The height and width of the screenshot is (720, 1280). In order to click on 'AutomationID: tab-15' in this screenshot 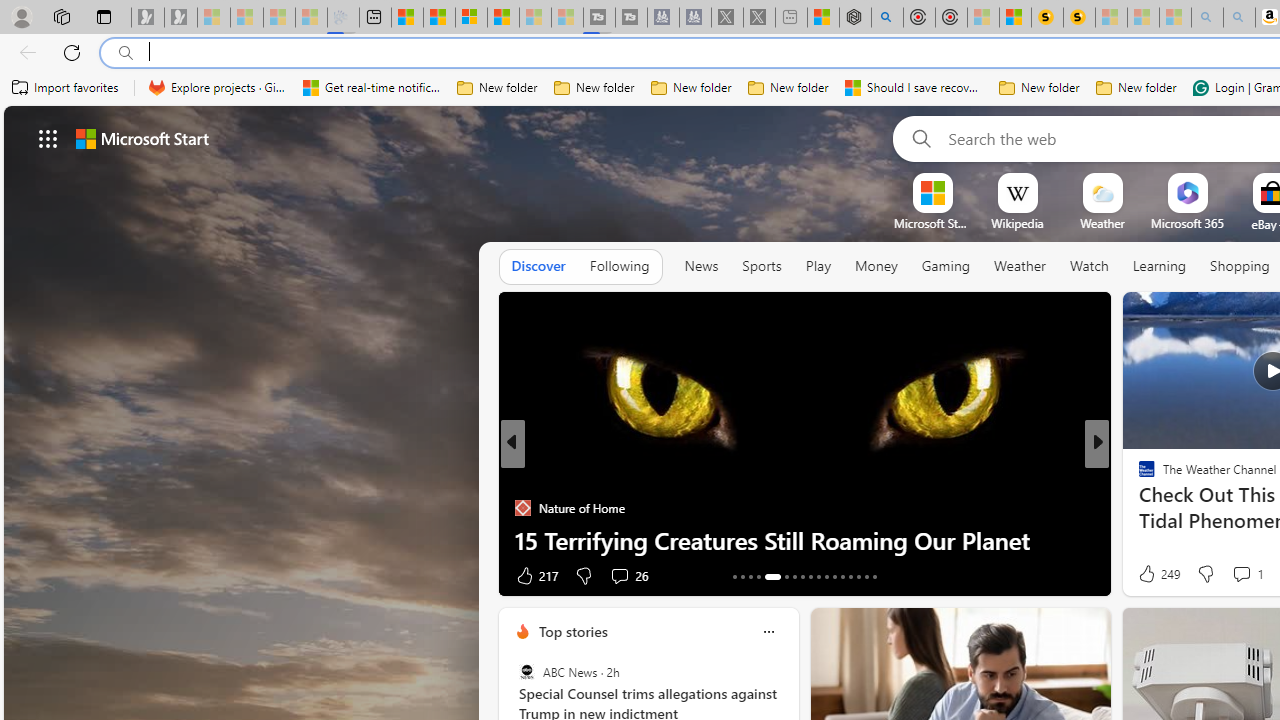, I will do `click(749, 577)`.